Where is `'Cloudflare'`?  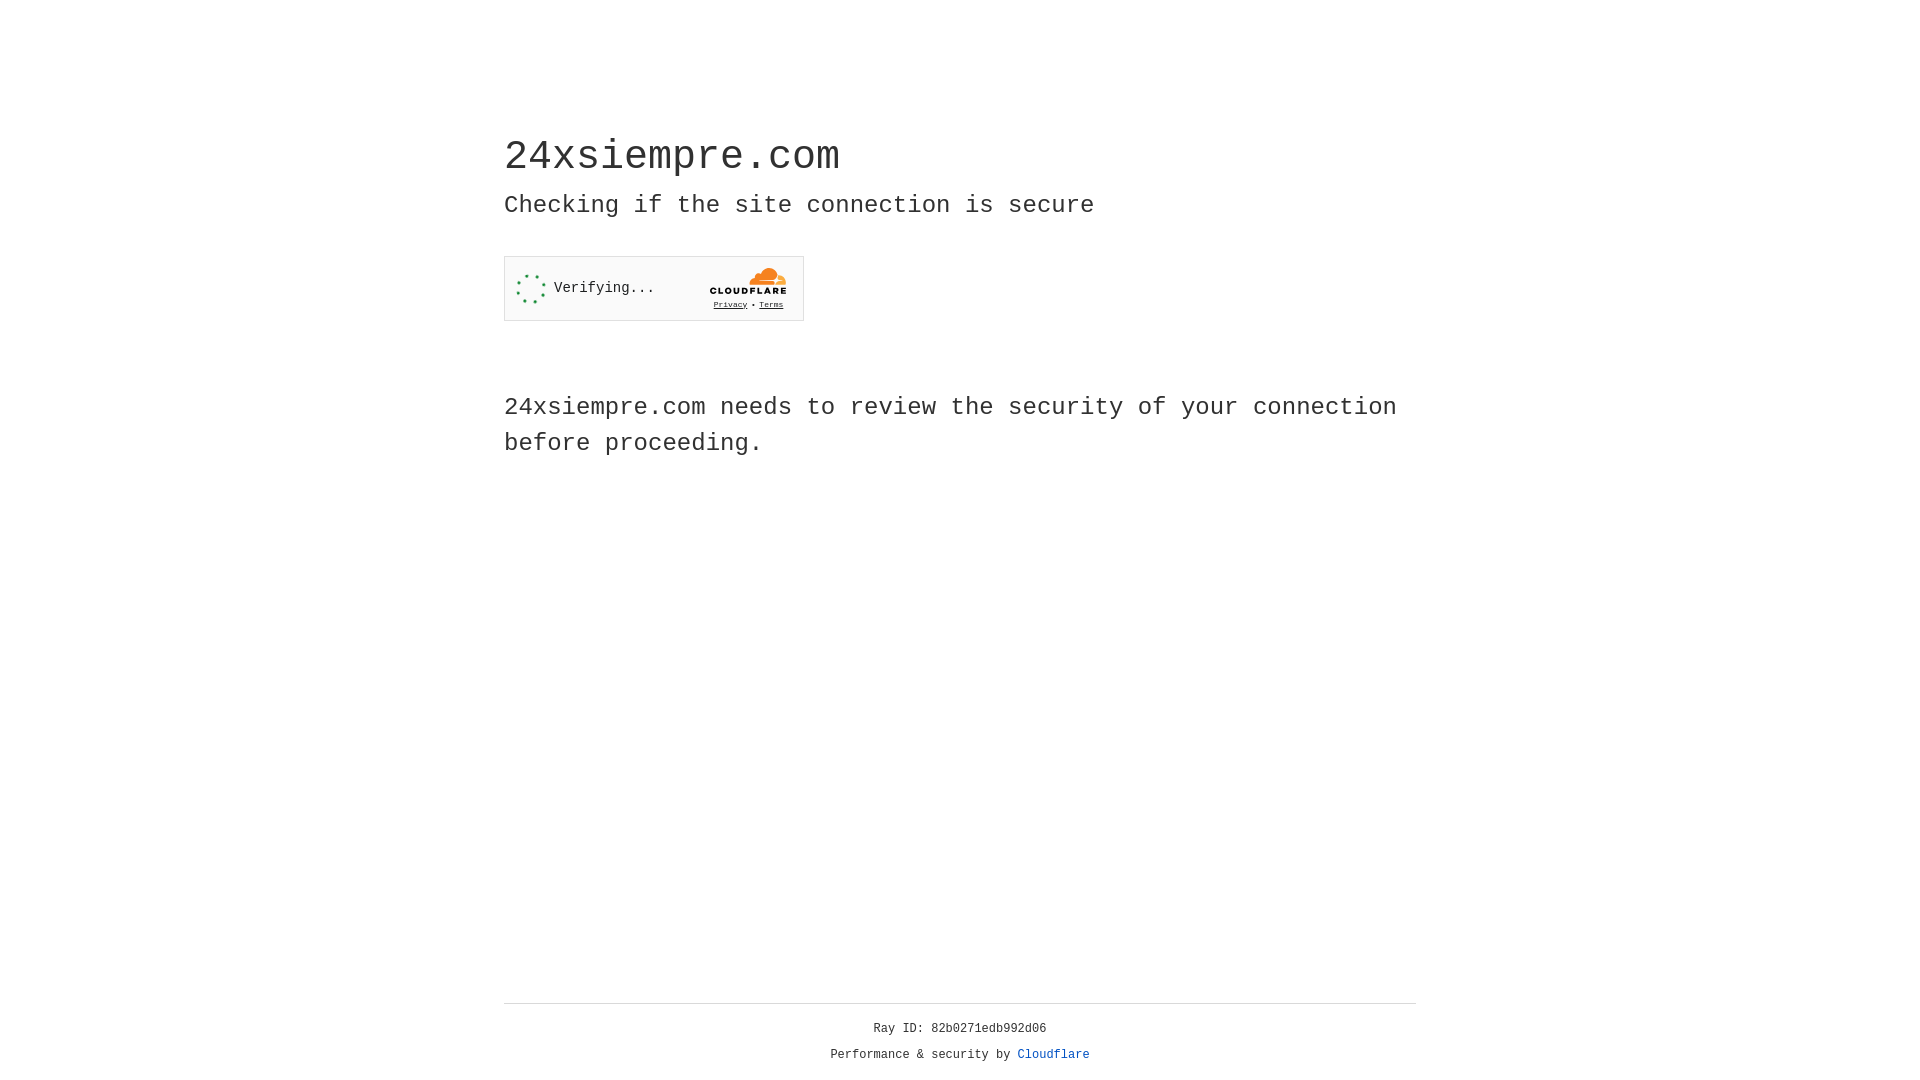 'Cloudflare' is located at coordinates (1053, 1054).